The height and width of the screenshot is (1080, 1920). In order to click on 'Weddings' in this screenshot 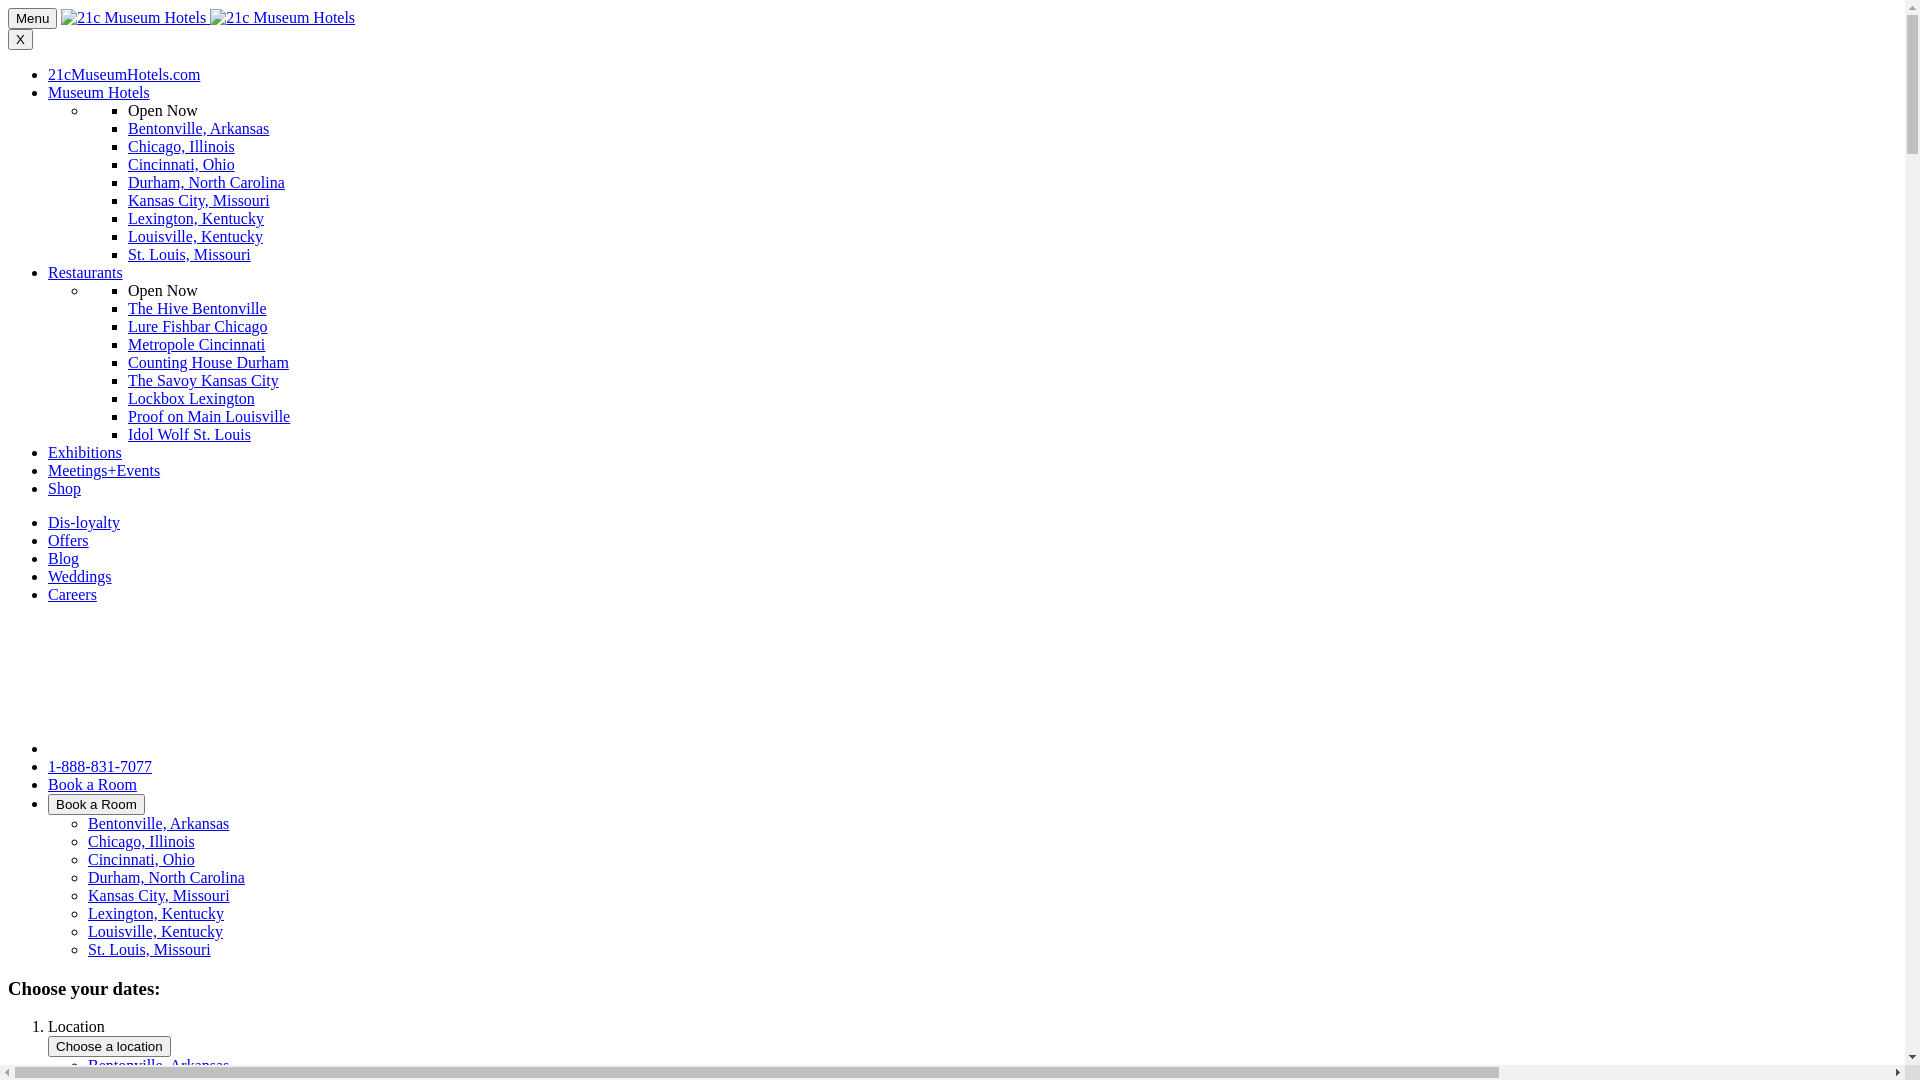, I will do `click(80, 576)`.